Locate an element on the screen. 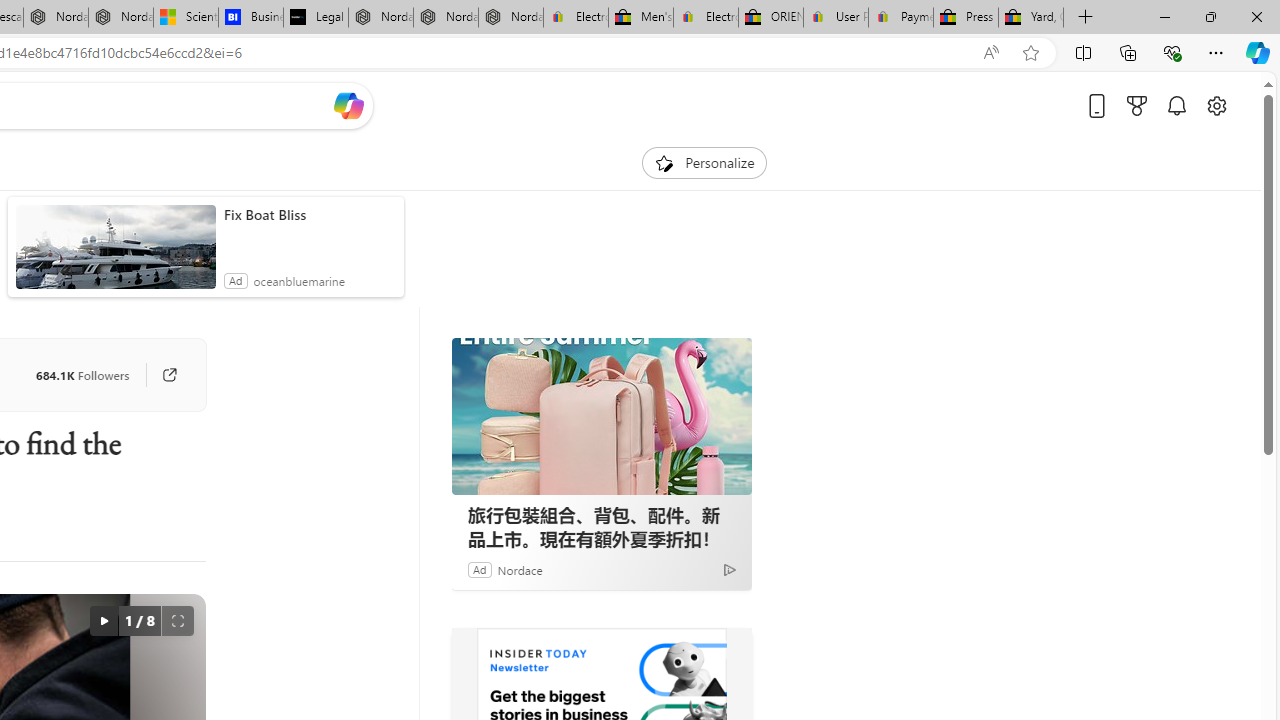 Image resolution: width=1280 pixels, height=720 pixels. 'anim-content' is located at coordinates (114, 254).